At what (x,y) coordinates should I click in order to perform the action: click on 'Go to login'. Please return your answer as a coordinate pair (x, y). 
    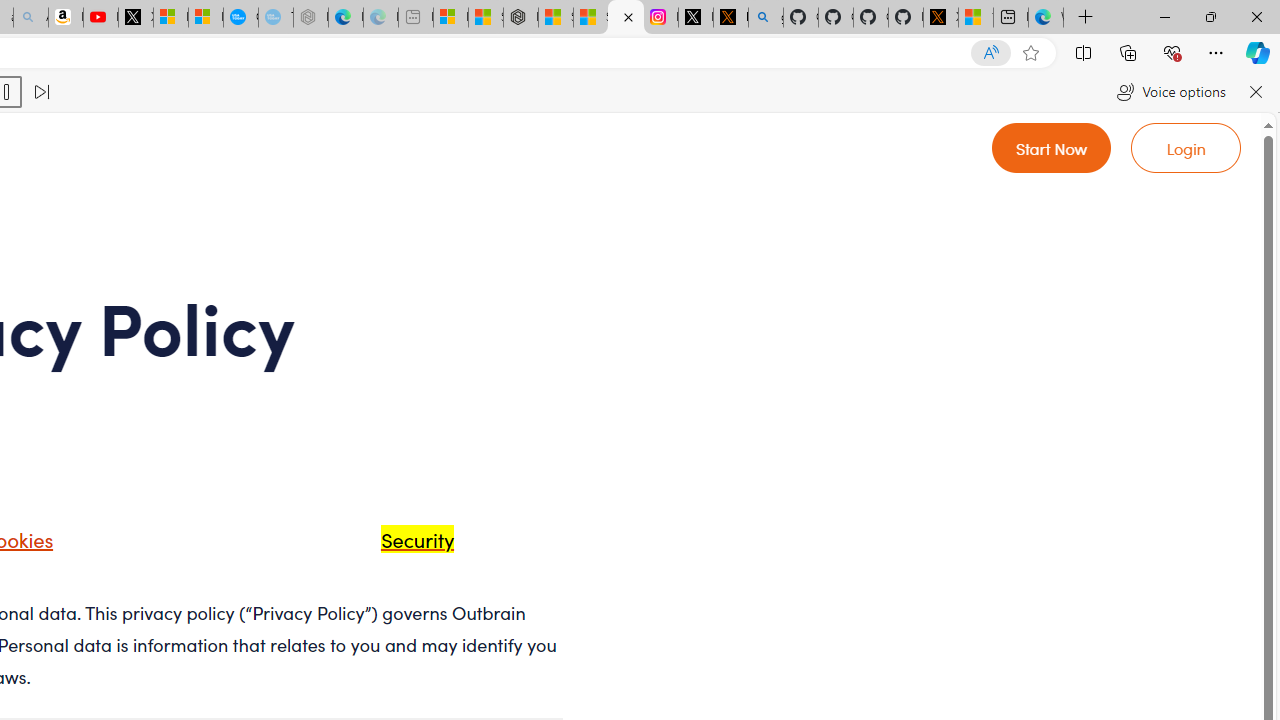
    Looking at the image, I should click on (1186, 146).